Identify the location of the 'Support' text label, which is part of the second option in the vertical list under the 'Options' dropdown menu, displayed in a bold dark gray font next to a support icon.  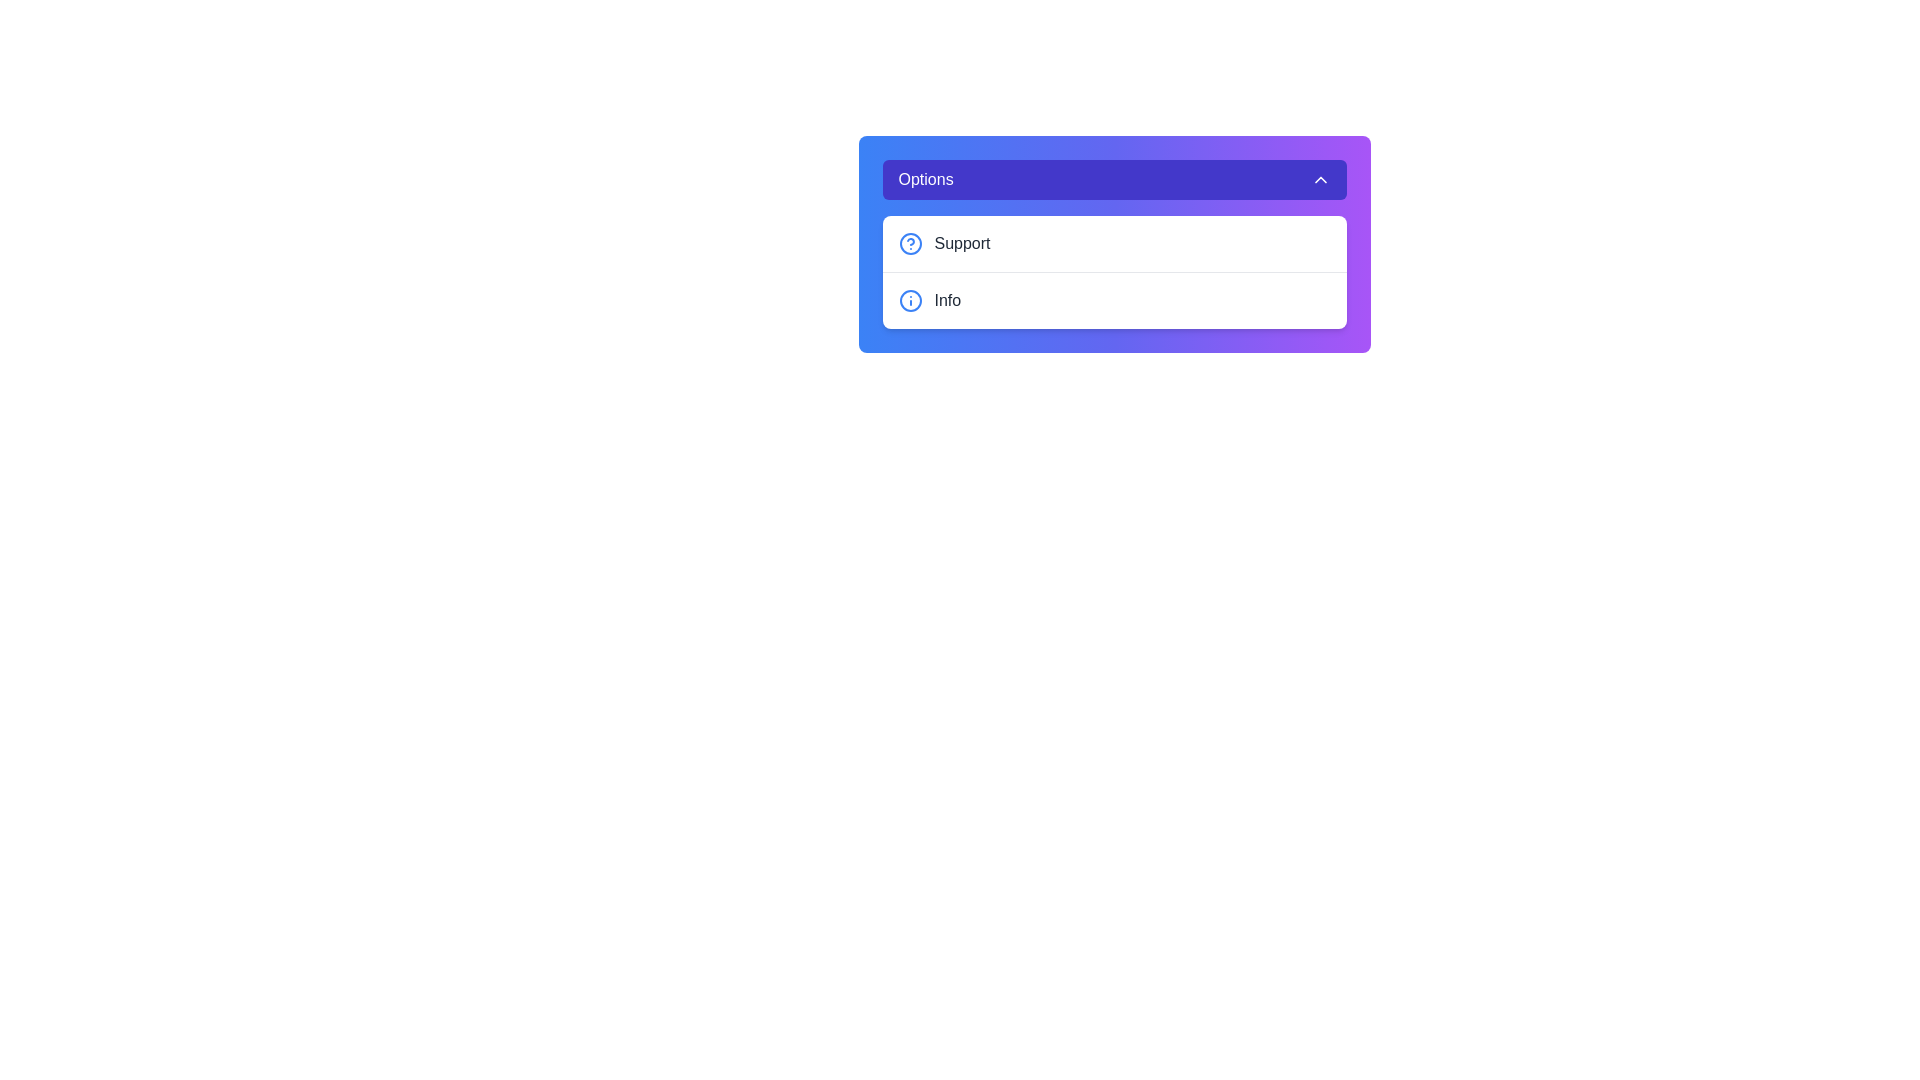
(962, 242).